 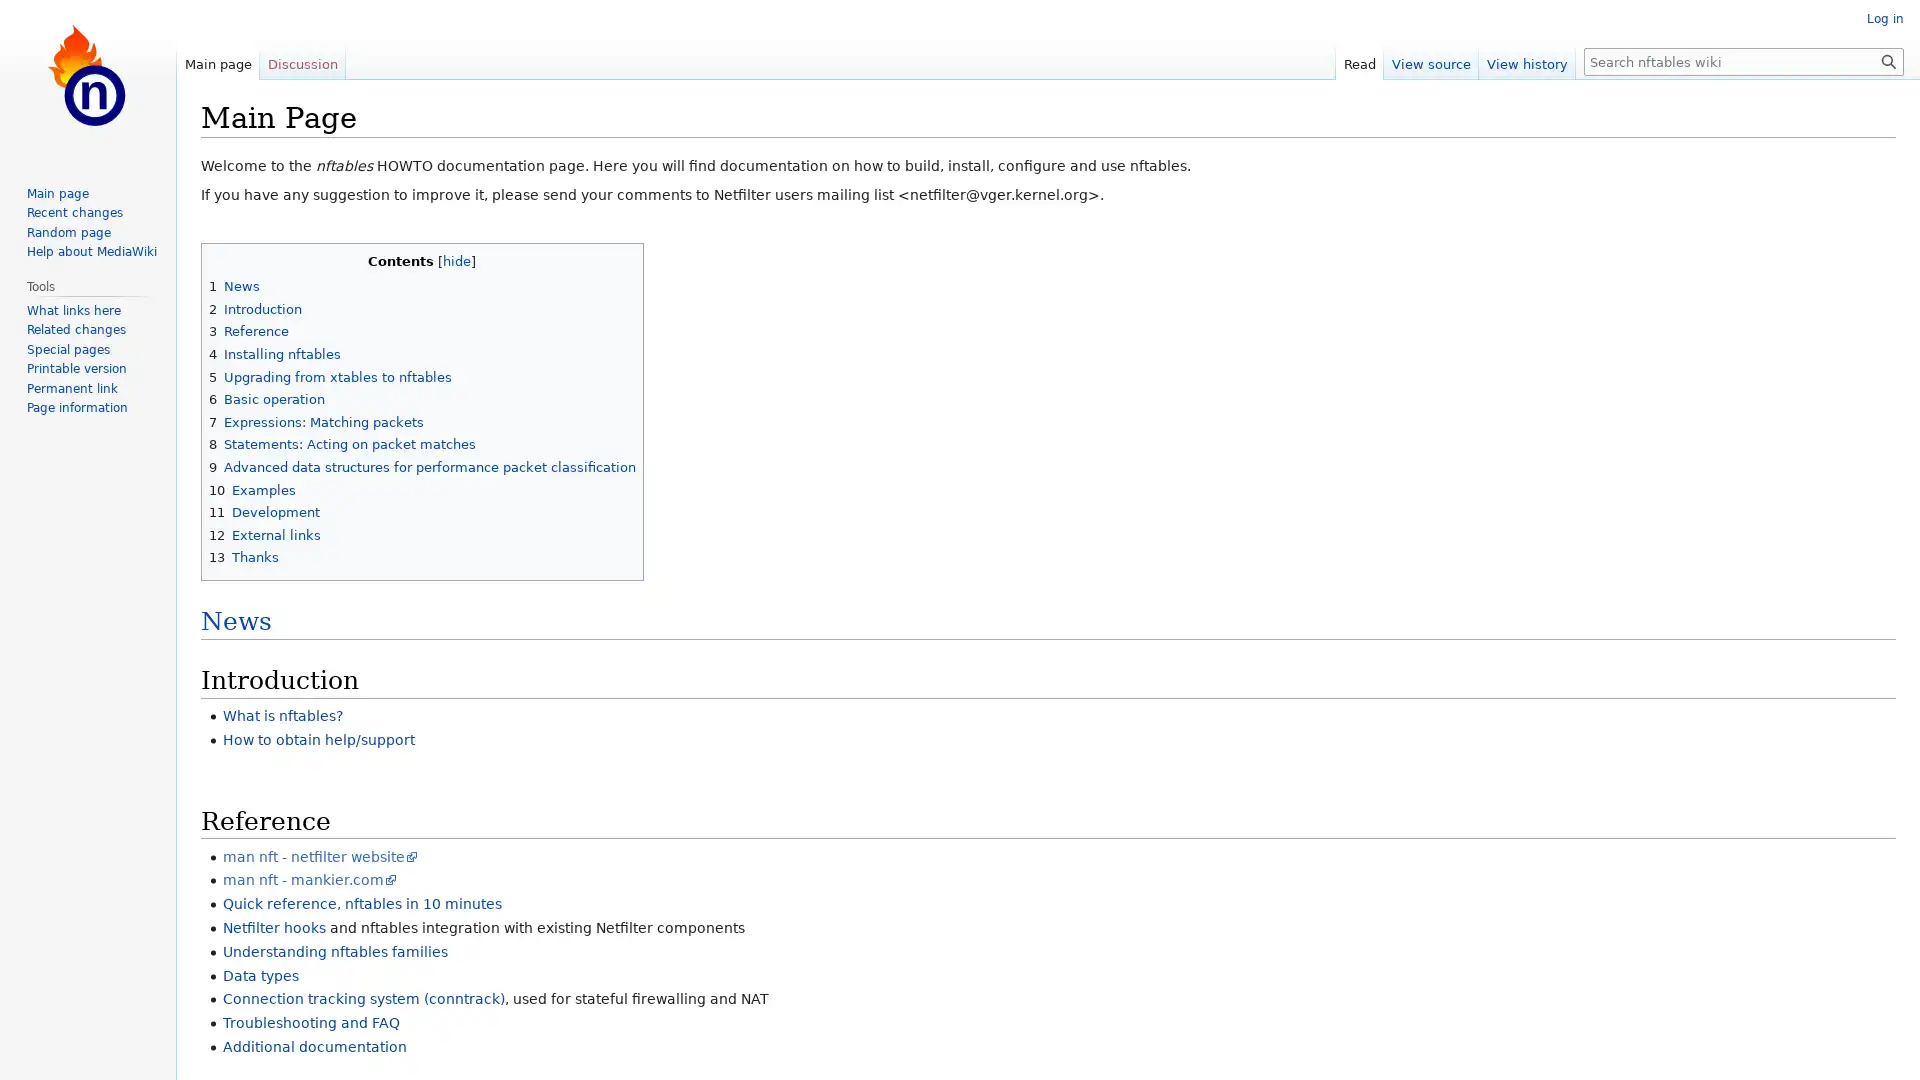 I want to click on Search, so click(x=1888, y=60).